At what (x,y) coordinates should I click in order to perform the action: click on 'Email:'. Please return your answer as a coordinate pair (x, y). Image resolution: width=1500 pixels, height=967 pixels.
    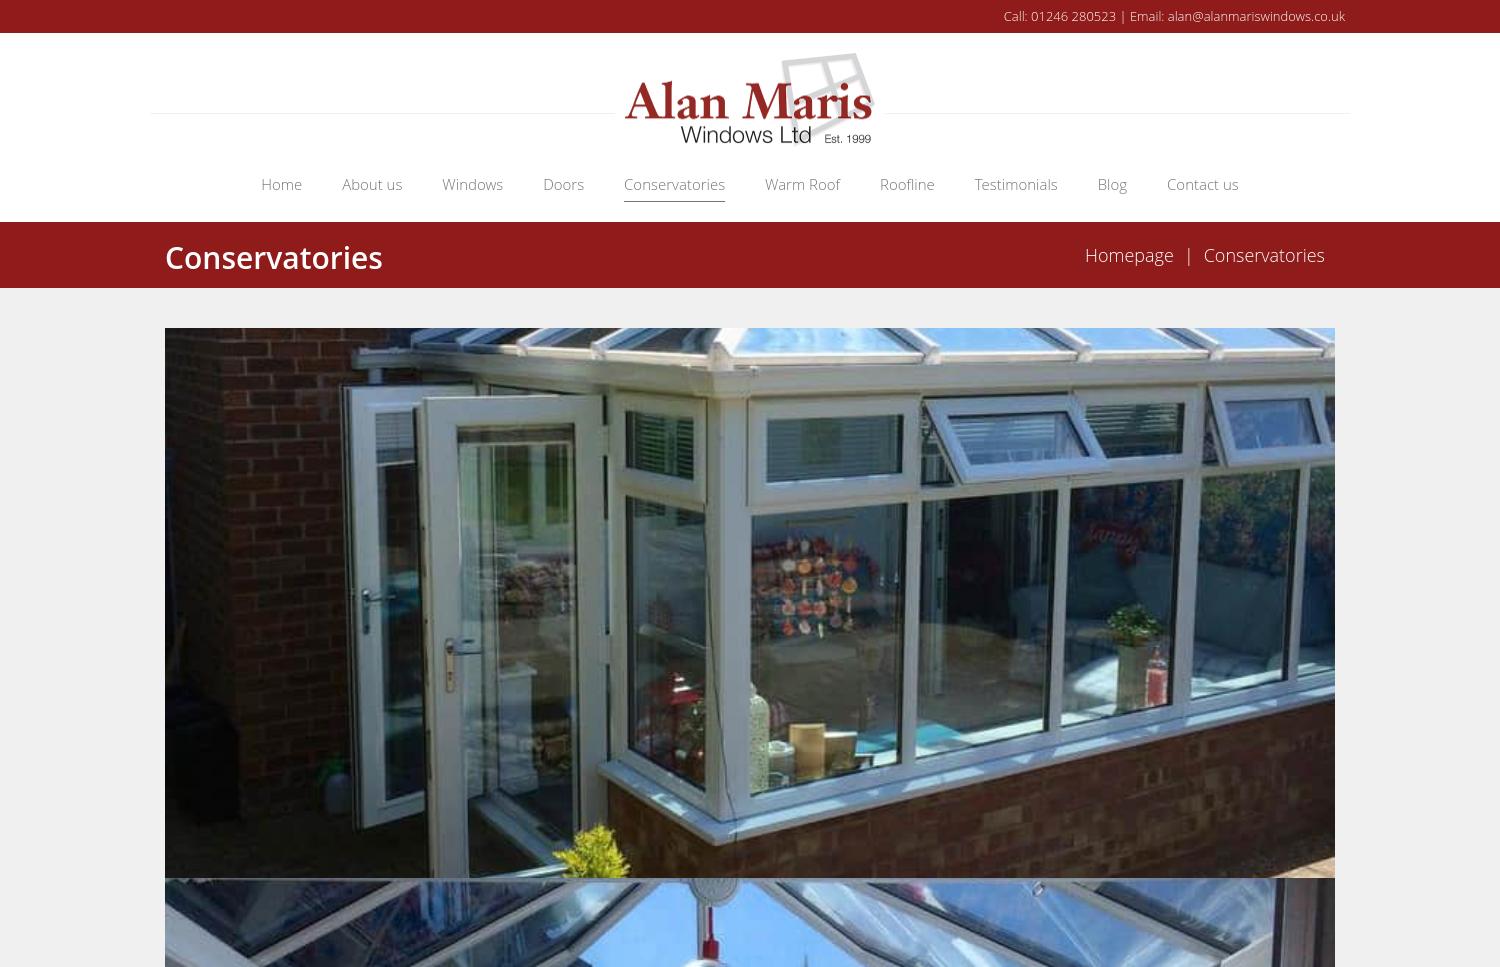
    Looking at the image, I should click on (1147, 15).